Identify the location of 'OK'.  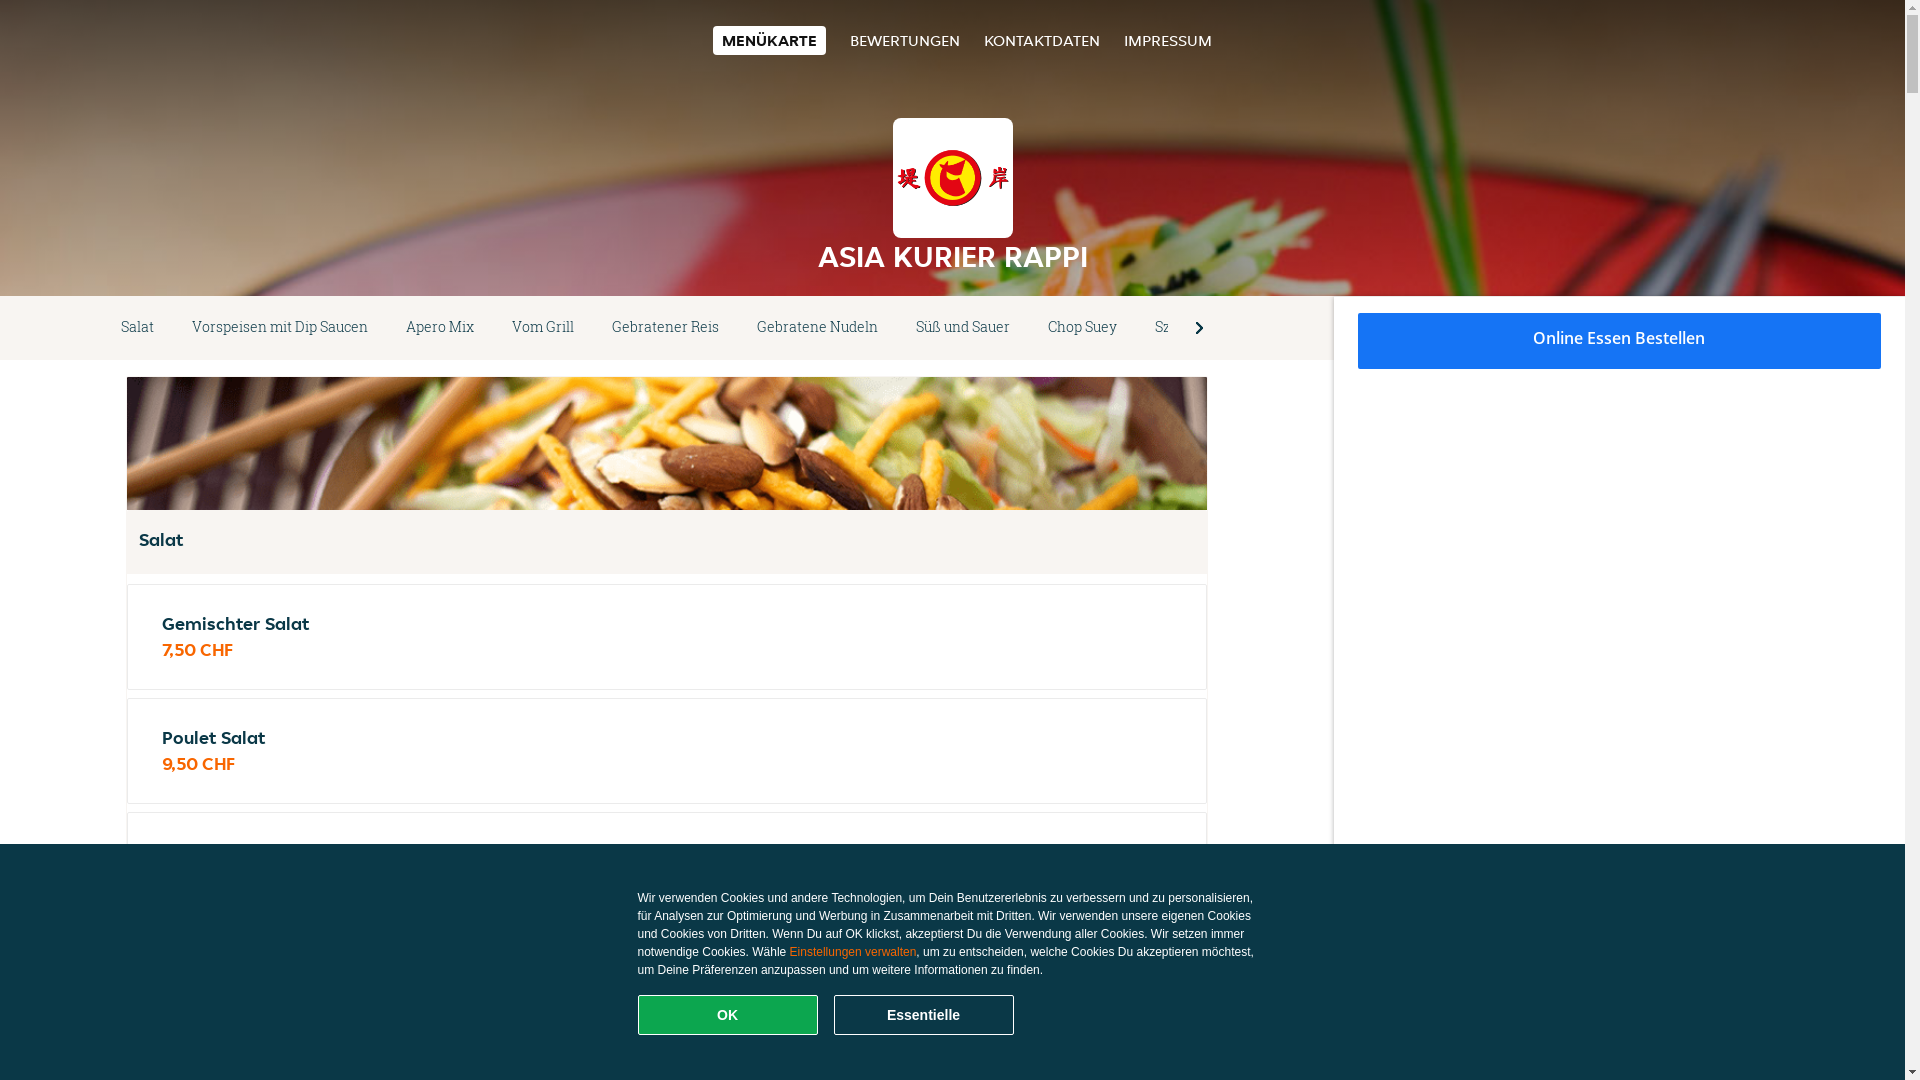
(727, 1014).